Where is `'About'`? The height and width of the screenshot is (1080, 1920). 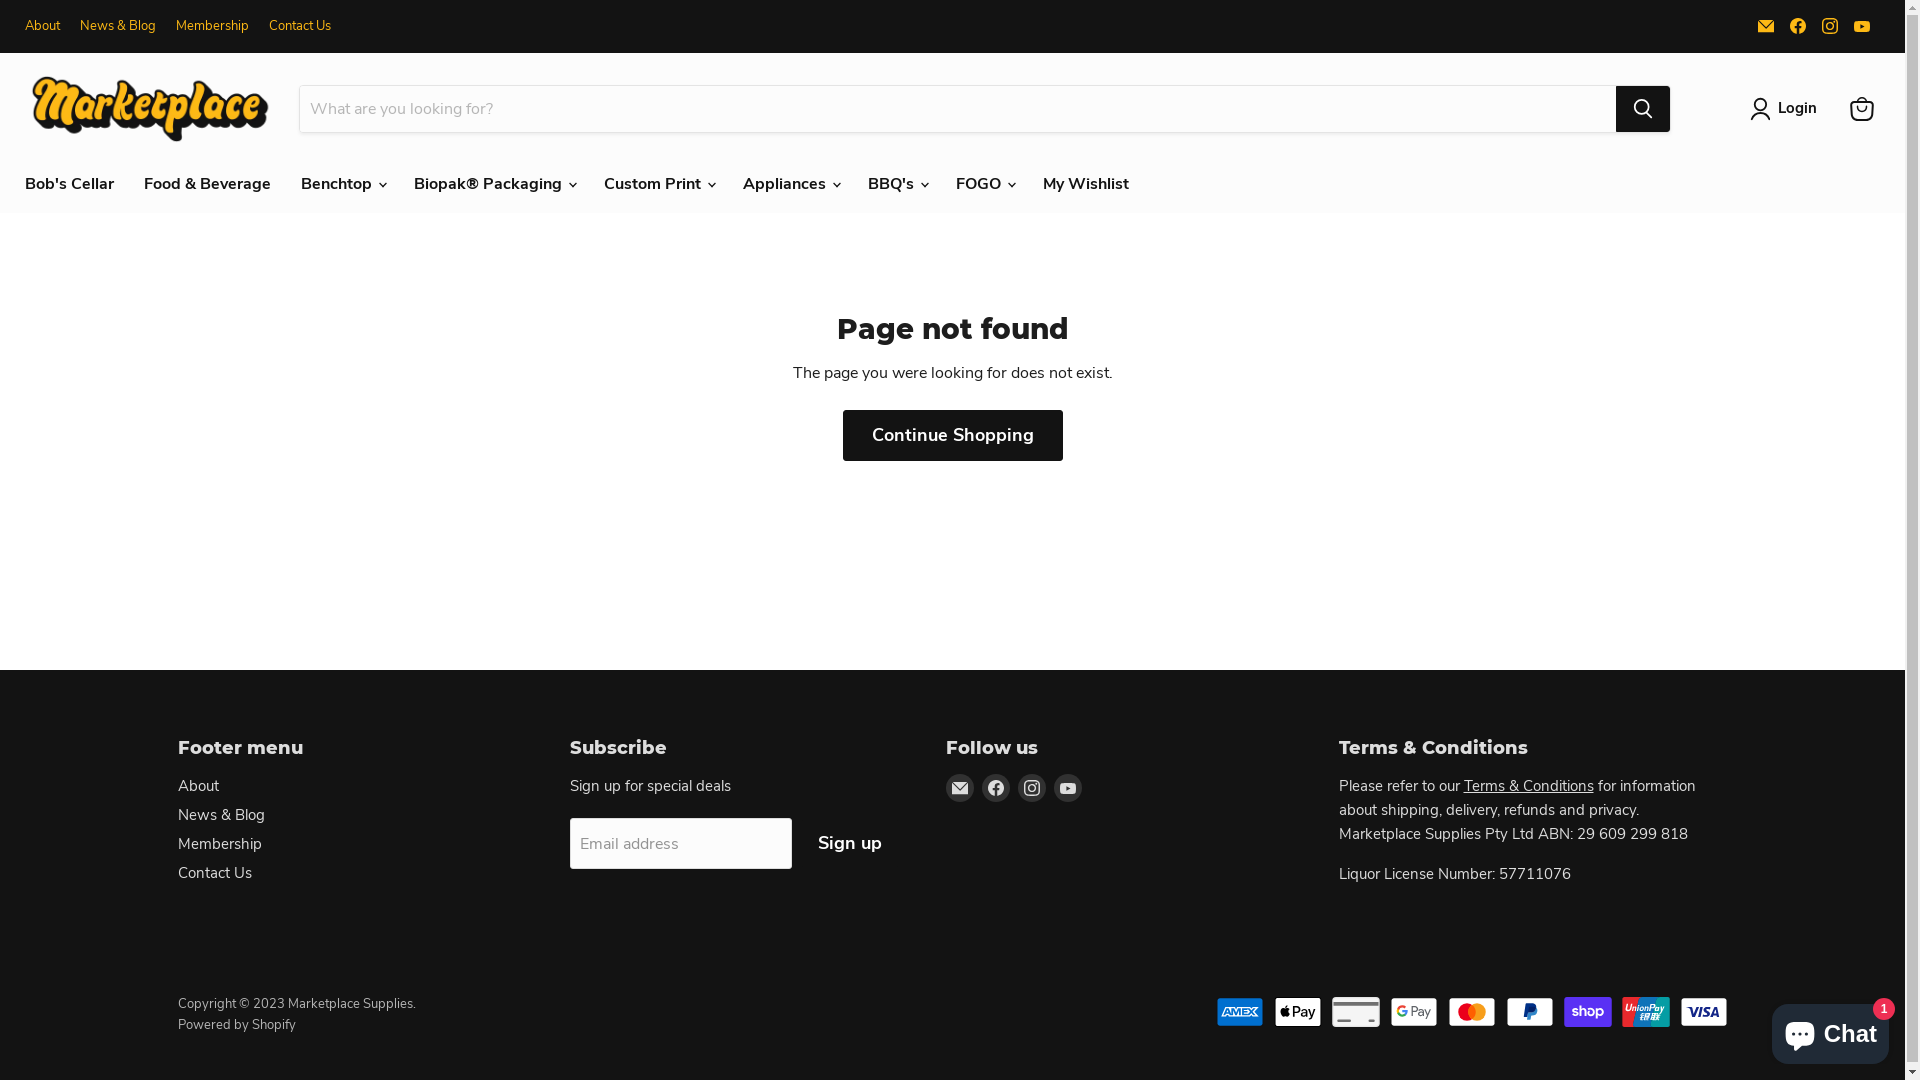
'About' is located at coordinates (42, 26).